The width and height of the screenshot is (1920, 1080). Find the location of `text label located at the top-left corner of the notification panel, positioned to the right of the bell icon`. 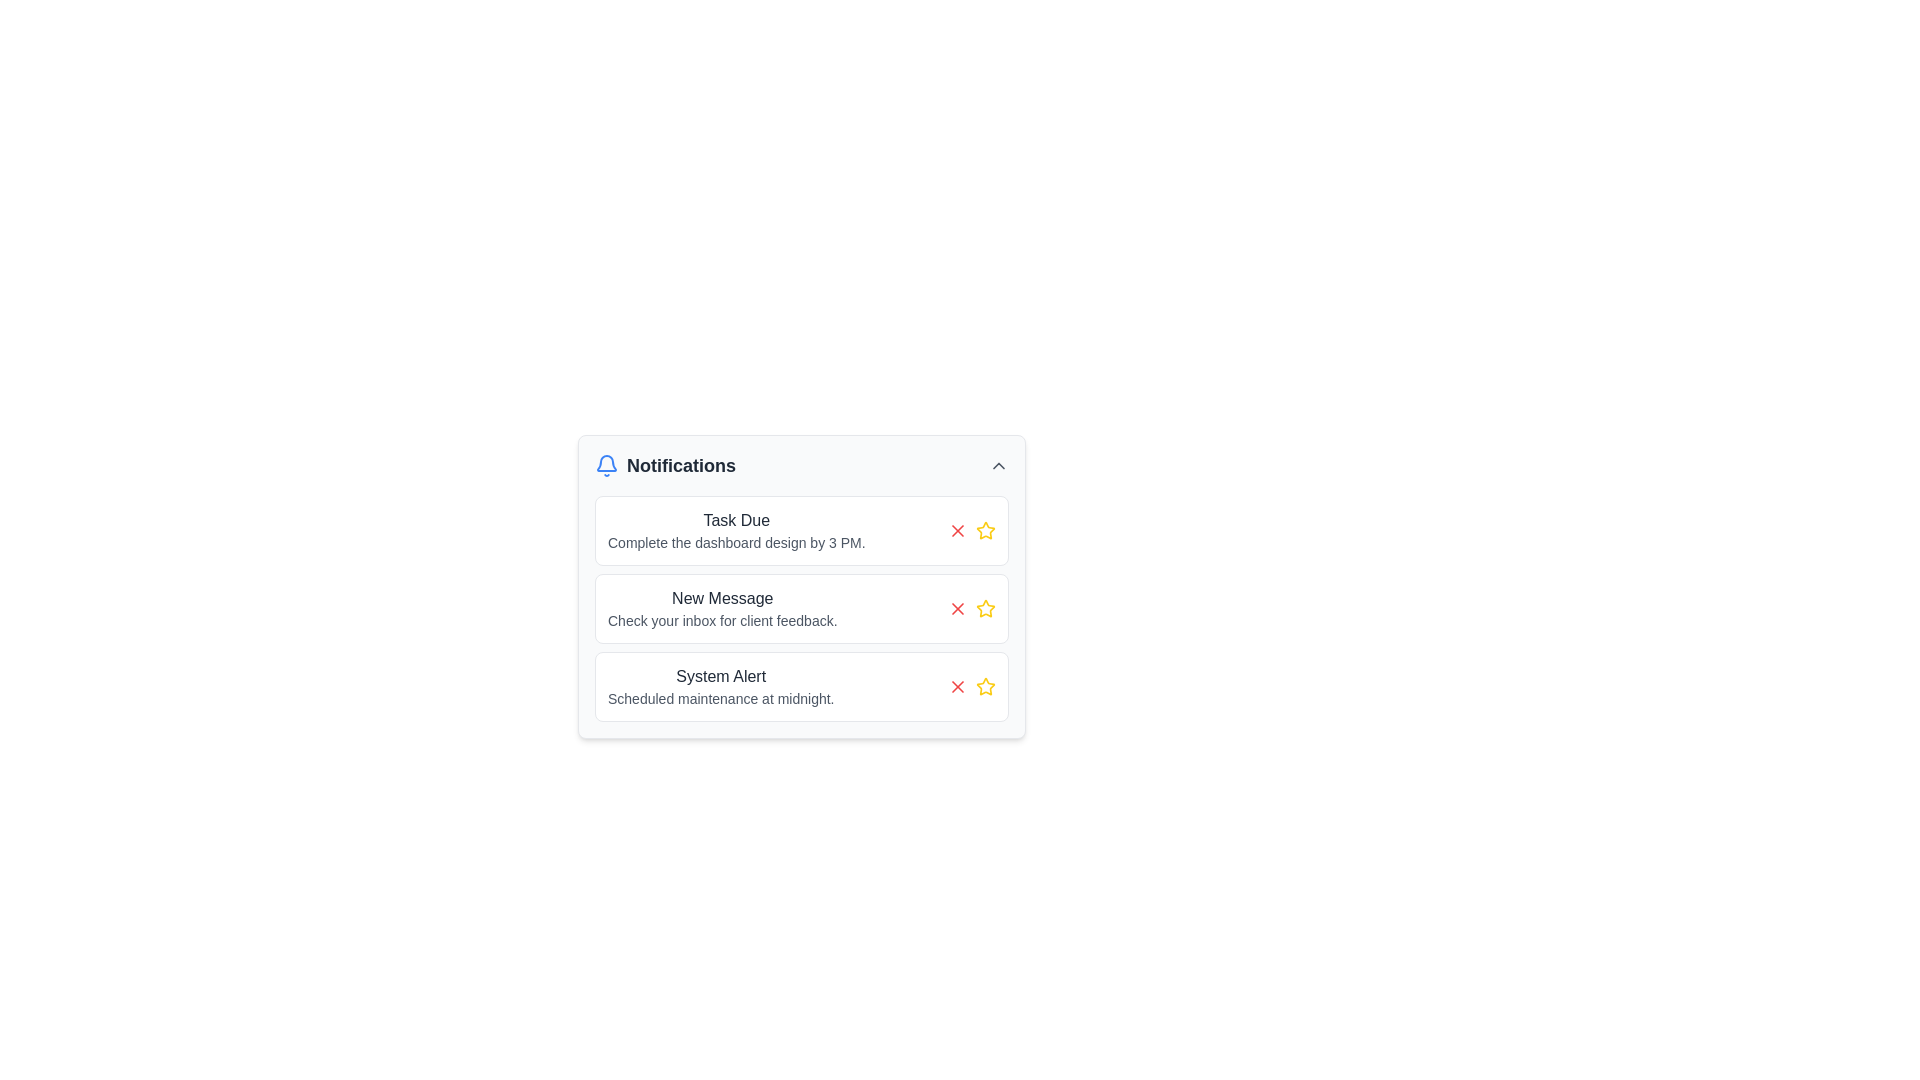

text label located at the top-left corner of the notification panel, positioned to the right of the bell icon is located at coordinates (681, 466).